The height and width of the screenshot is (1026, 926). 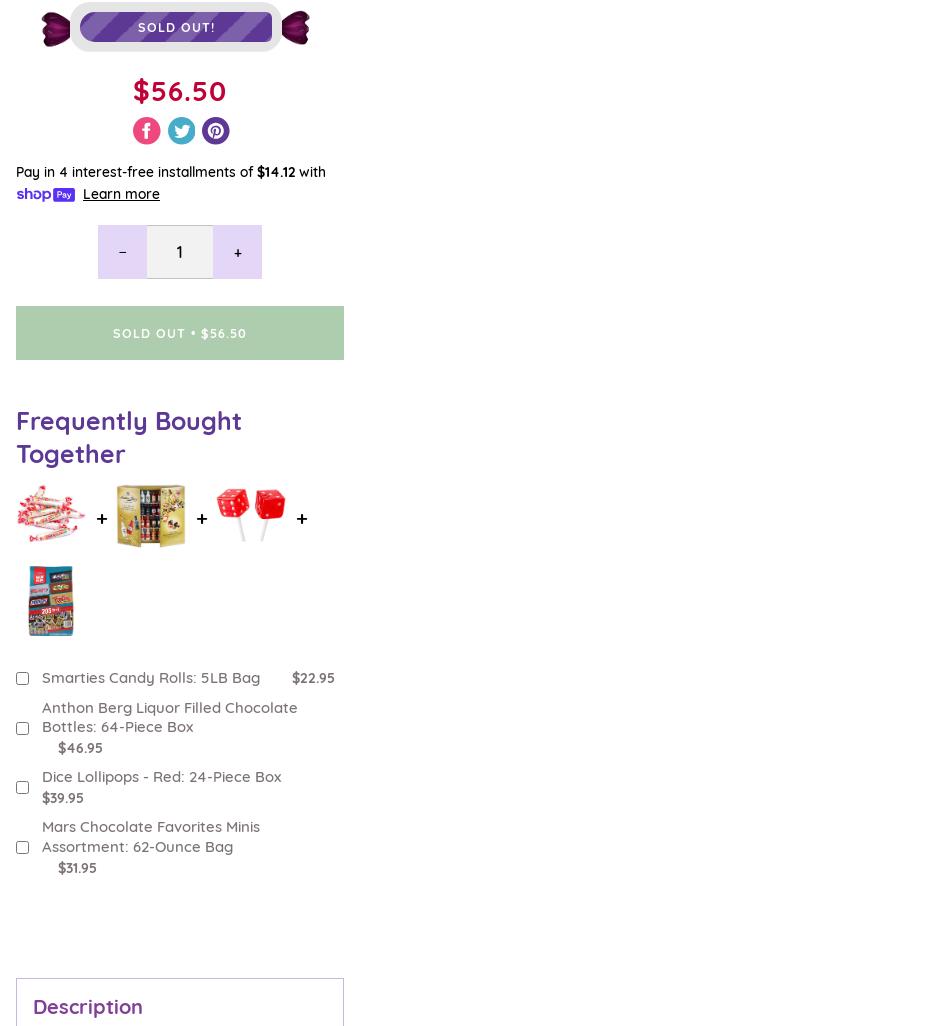 I want to click on 'Site Map', so click(x=15, y=881).